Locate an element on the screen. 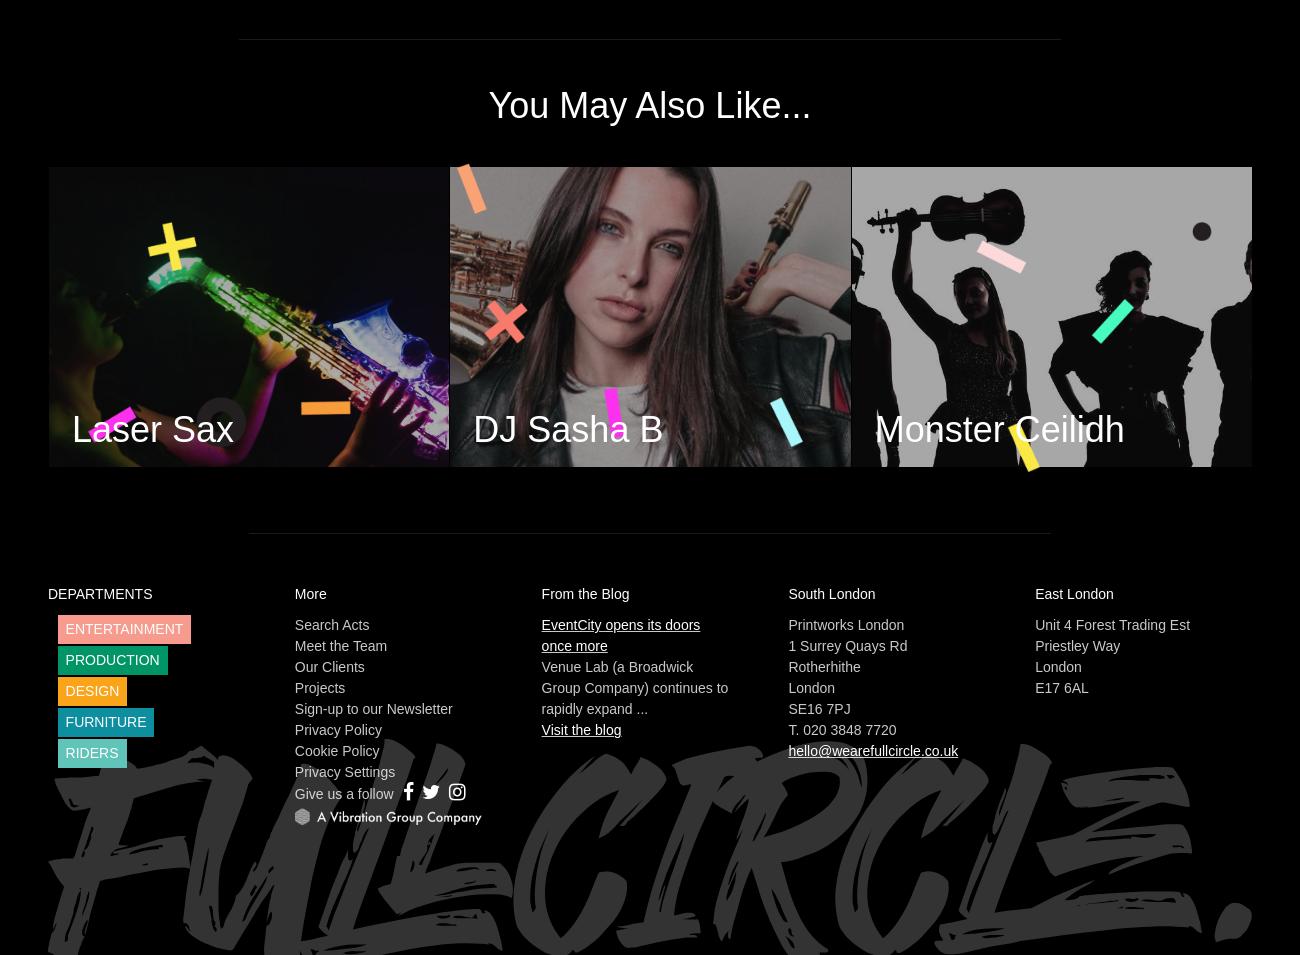  'Privacy Policy' is located at coordinates (336, 729).